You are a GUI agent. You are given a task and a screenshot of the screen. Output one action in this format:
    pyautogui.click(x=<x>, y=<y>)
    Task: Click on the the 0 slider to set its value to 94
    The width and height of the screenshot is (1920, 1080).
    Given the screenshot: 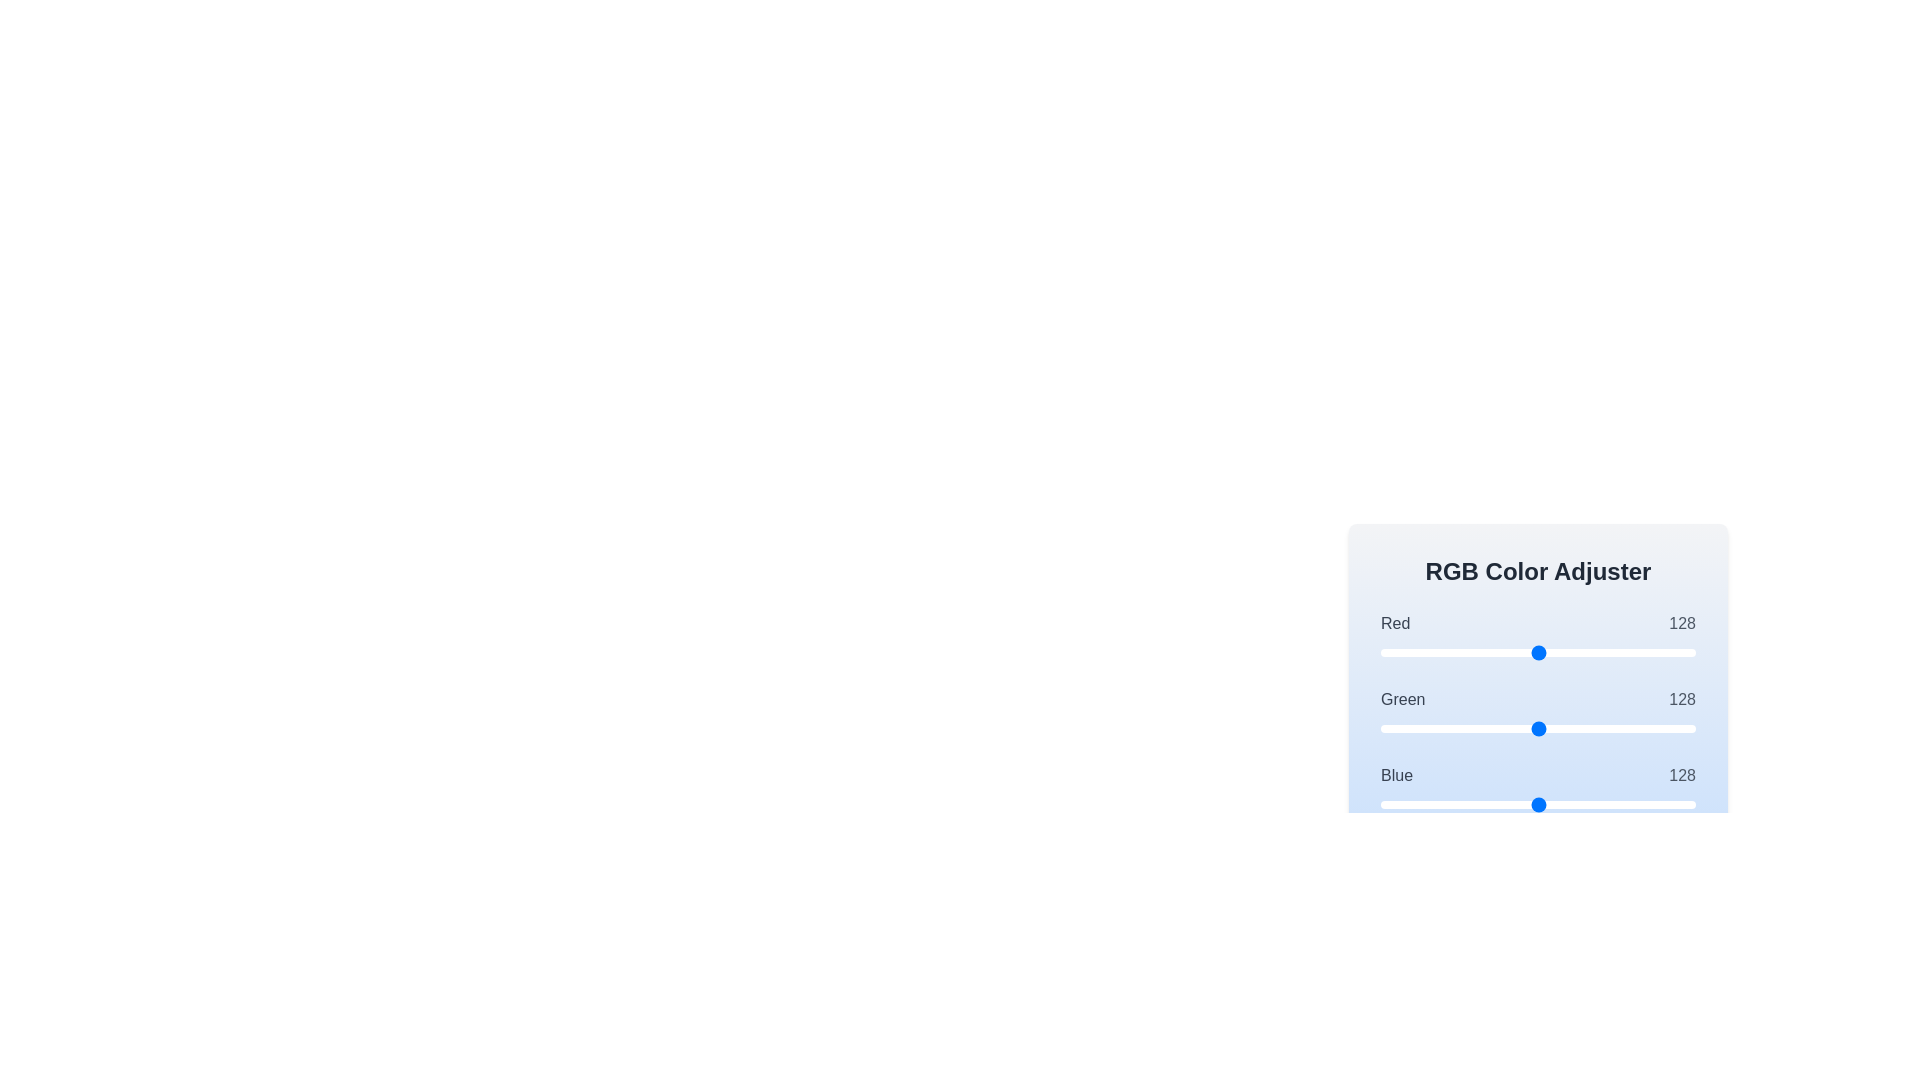 What is the action you would take?
    pyautogui.click(x=1497, y=652)
    